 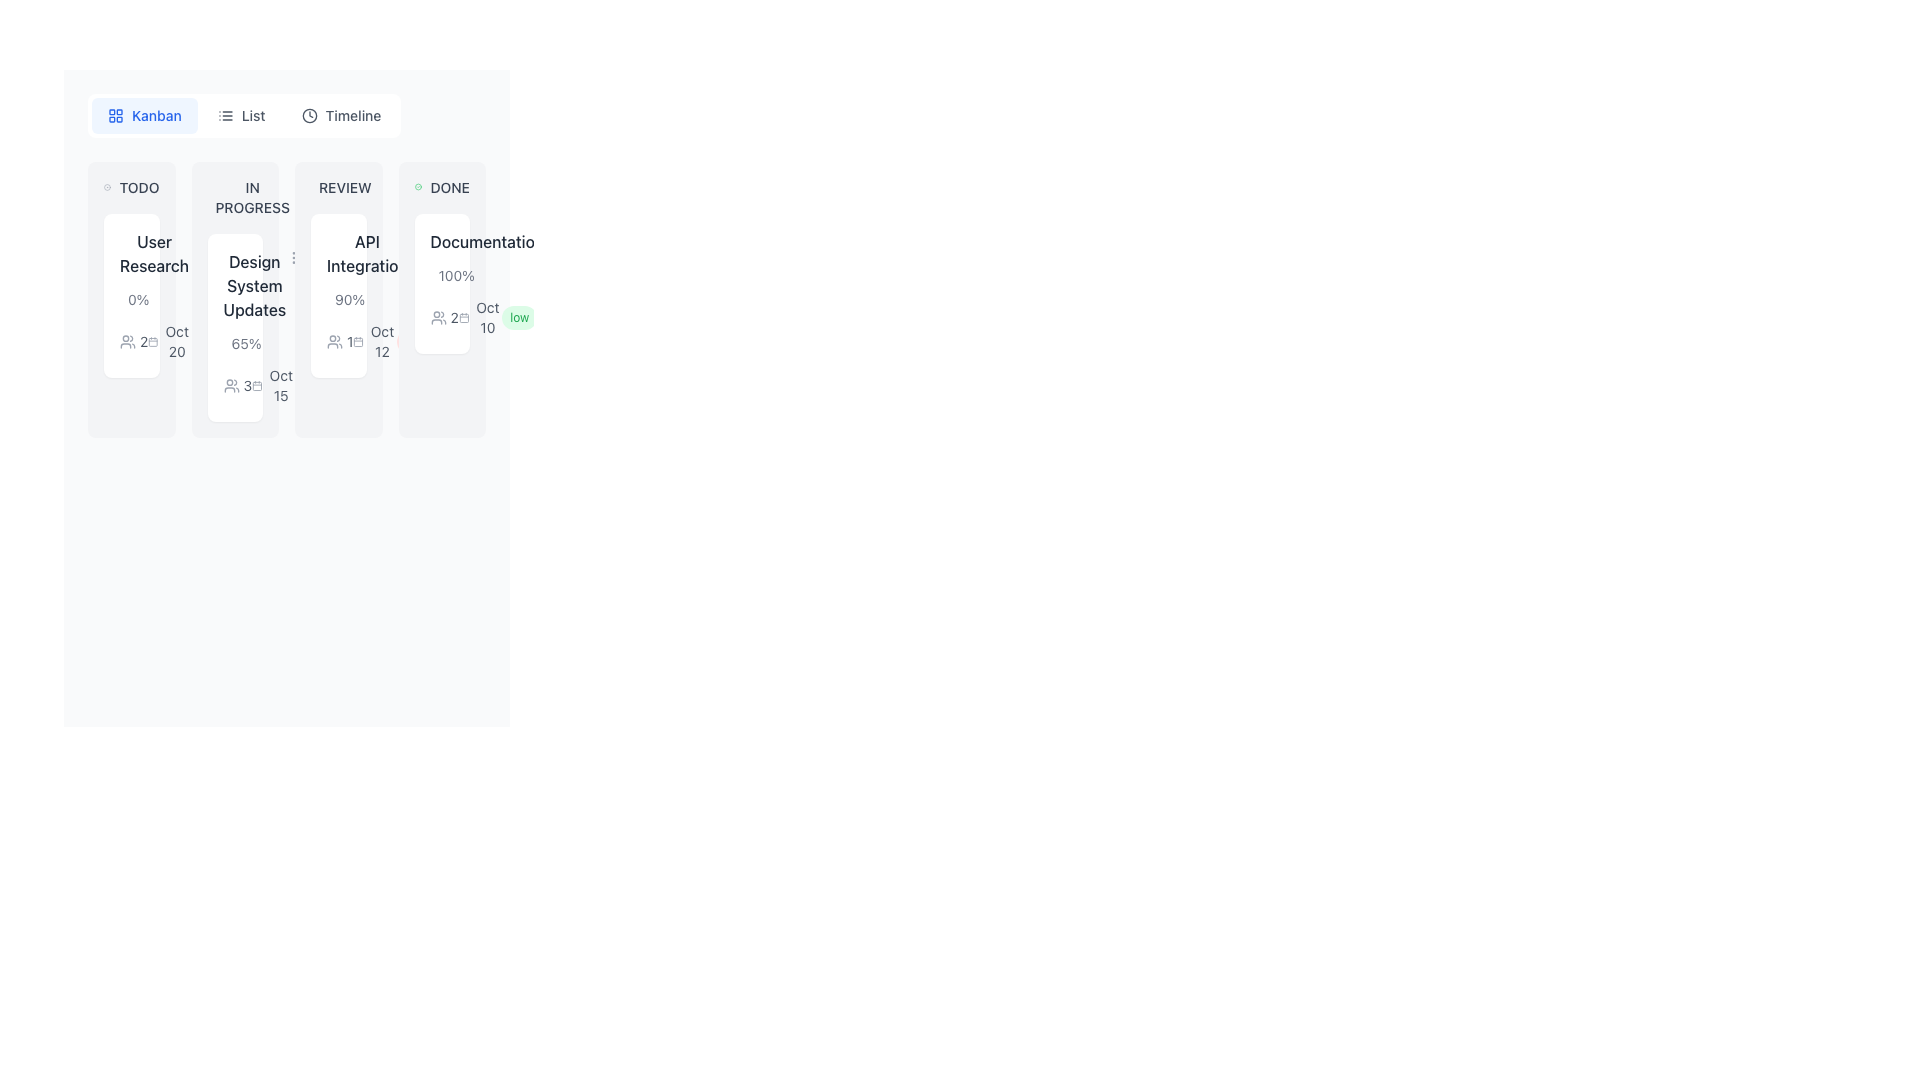 I want to click on the user icon representing two figures in light gray color located in the 'Done' column of the kanban board interface under the 'Documentation' card, so click(x=437, y=316).